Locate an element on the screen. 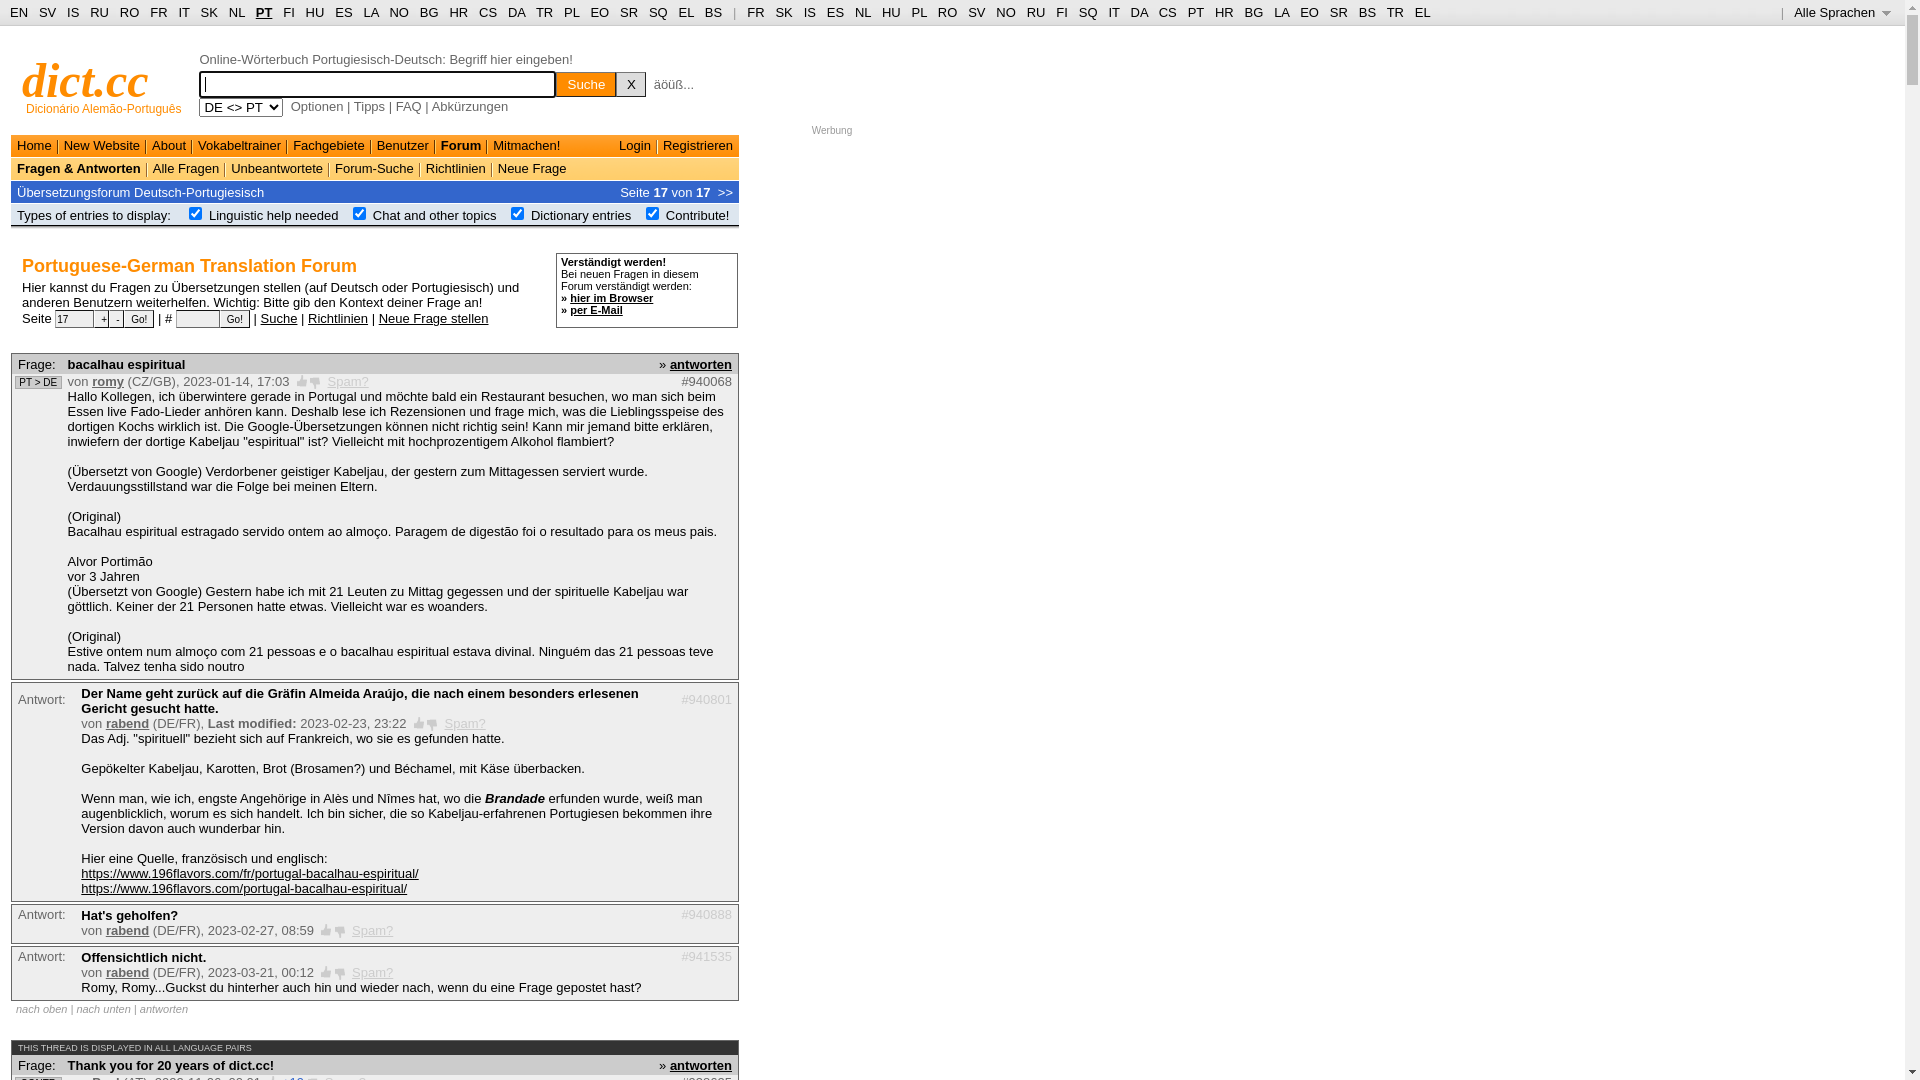 This screenshot has width=1920, height=1080. 'SK' is located at coordinates (782, 12).